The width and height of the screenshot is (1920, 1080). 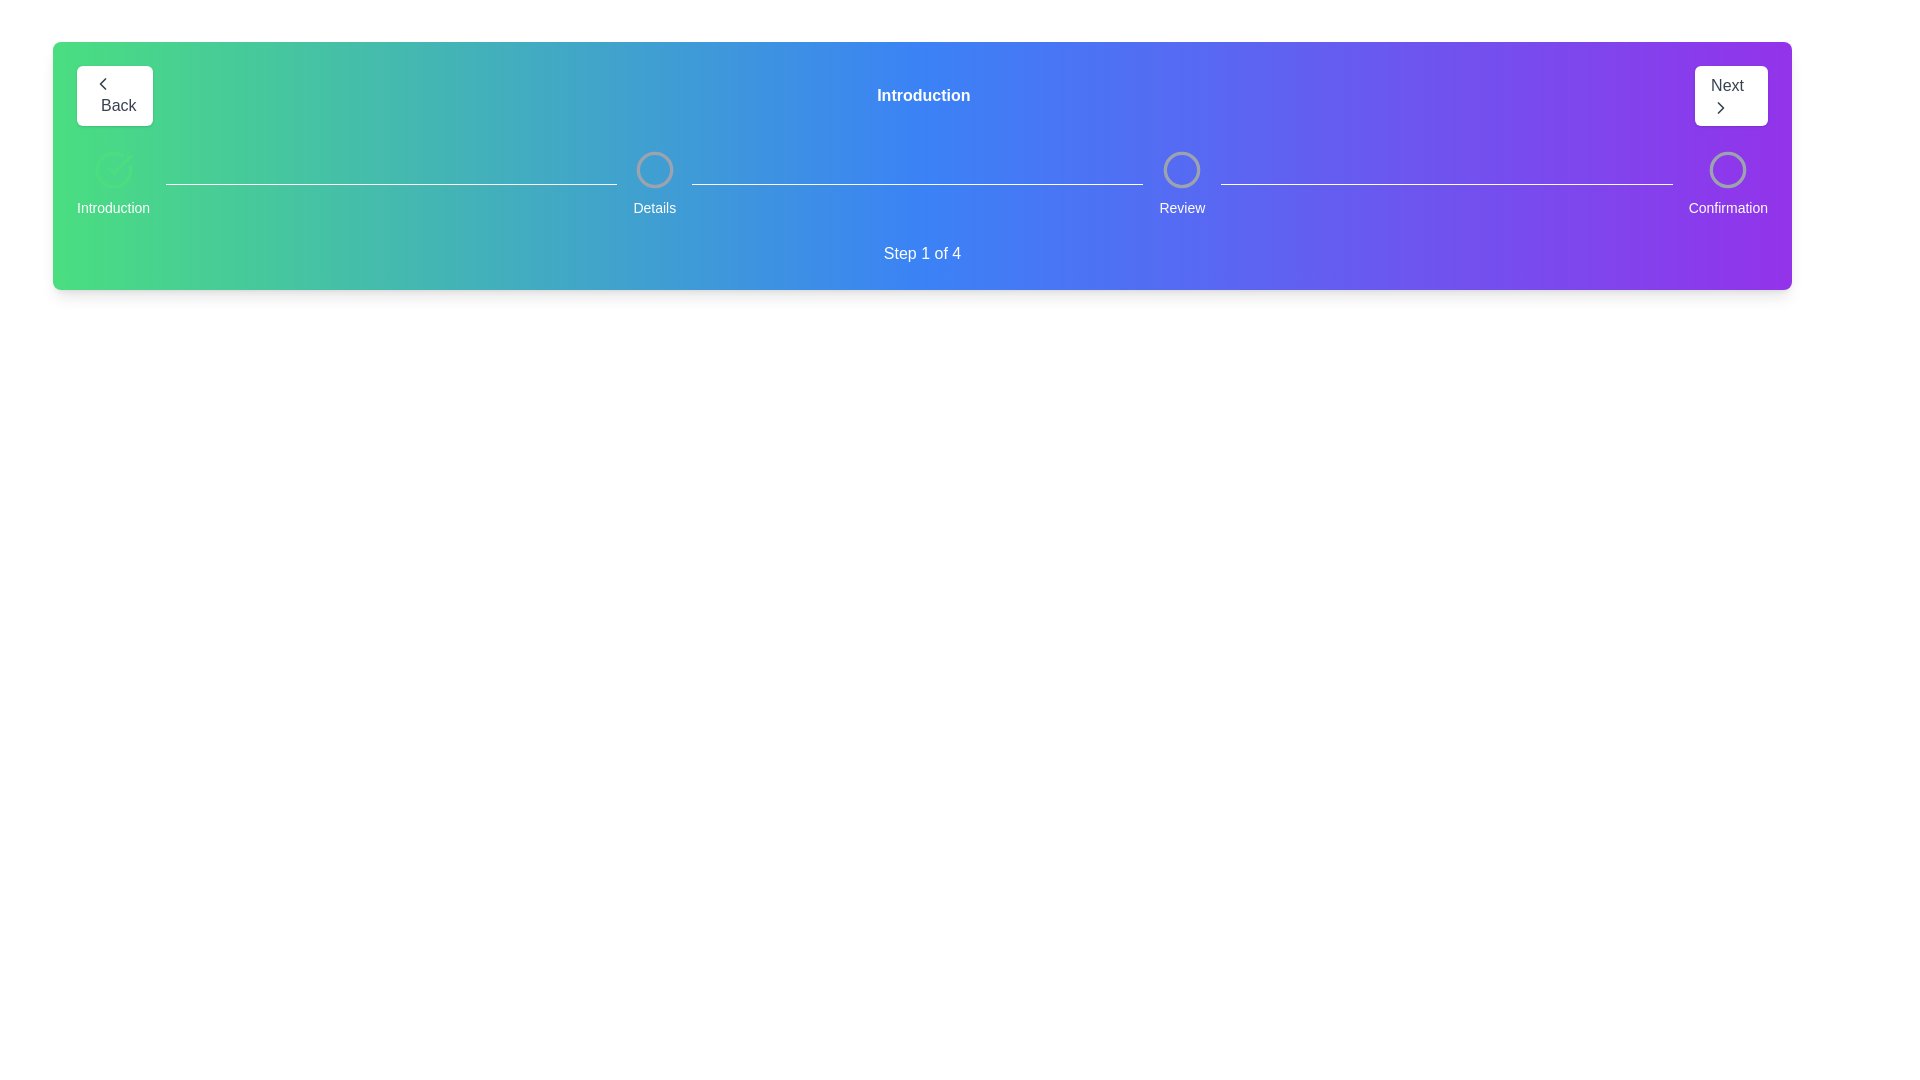 I want to click on the rectangular button labeled 'Next' with a white background and gray text, so click(x=1730, y=96).